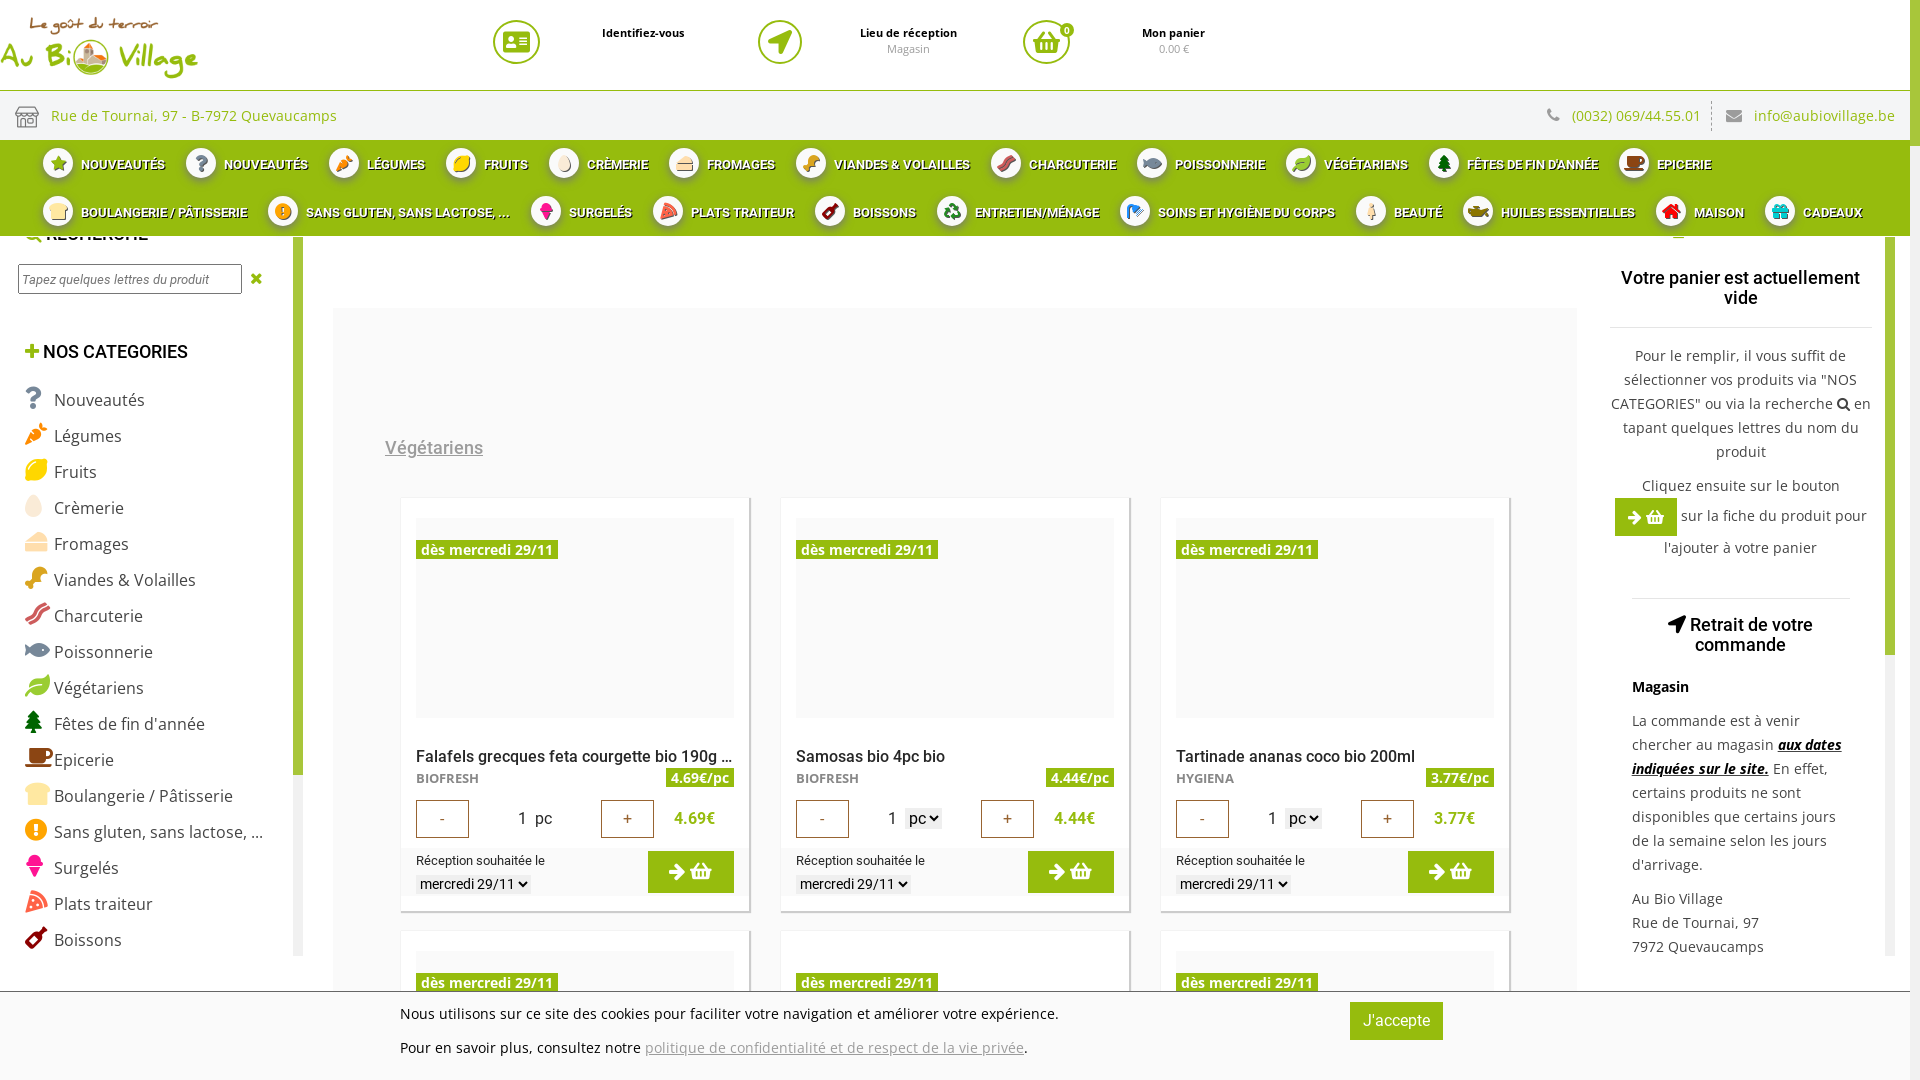  What do you see at coordinates (1050, 157) in the screenshot?
I see `'CHARCUTERIE'` at bounding box center [1050, 157].